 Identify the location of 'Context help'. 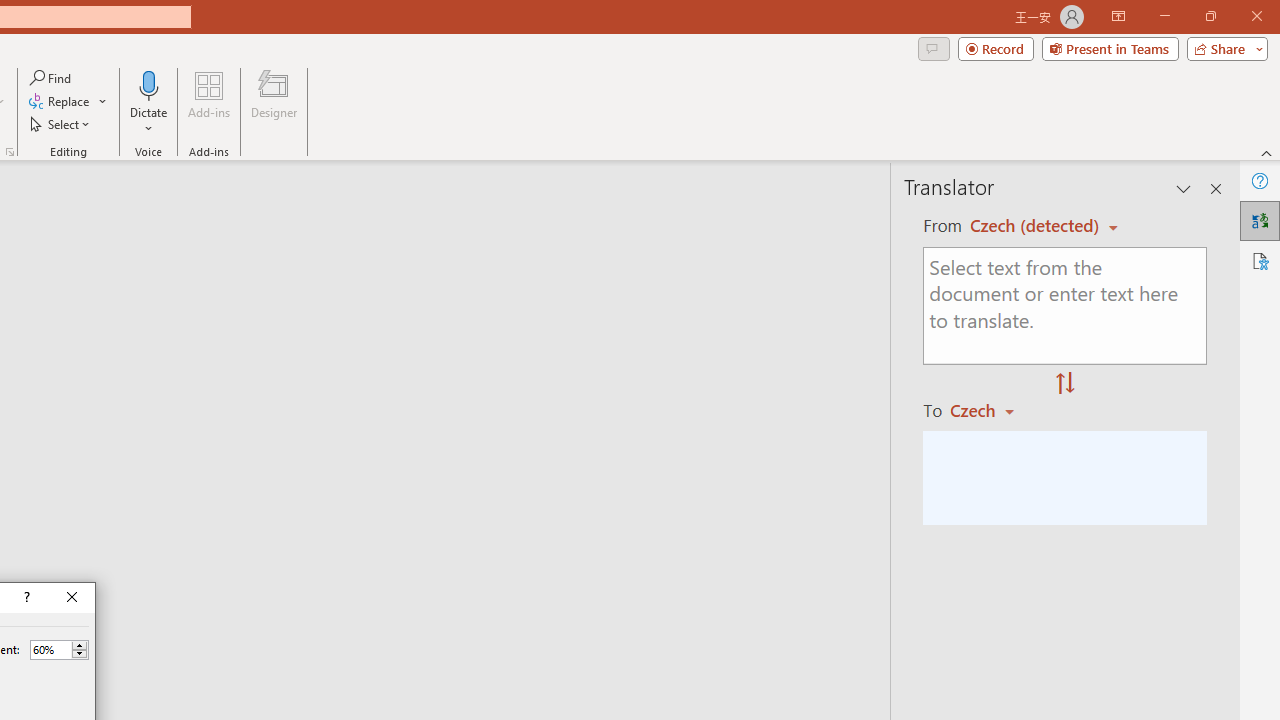
(25, 596).